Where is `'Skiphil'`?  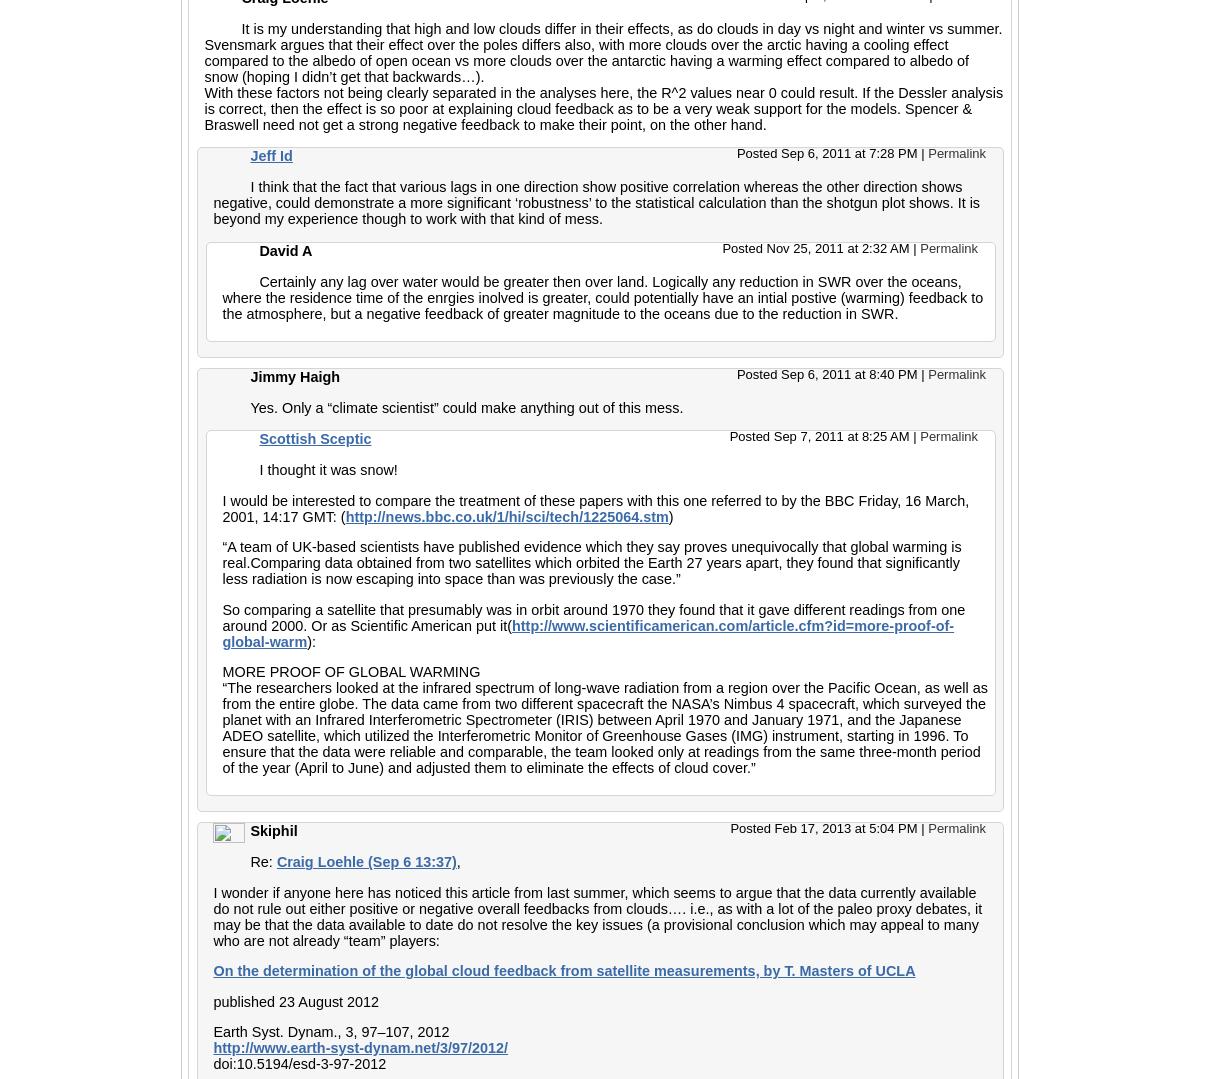 'Skiphil' is located at coordinates (273, 831).